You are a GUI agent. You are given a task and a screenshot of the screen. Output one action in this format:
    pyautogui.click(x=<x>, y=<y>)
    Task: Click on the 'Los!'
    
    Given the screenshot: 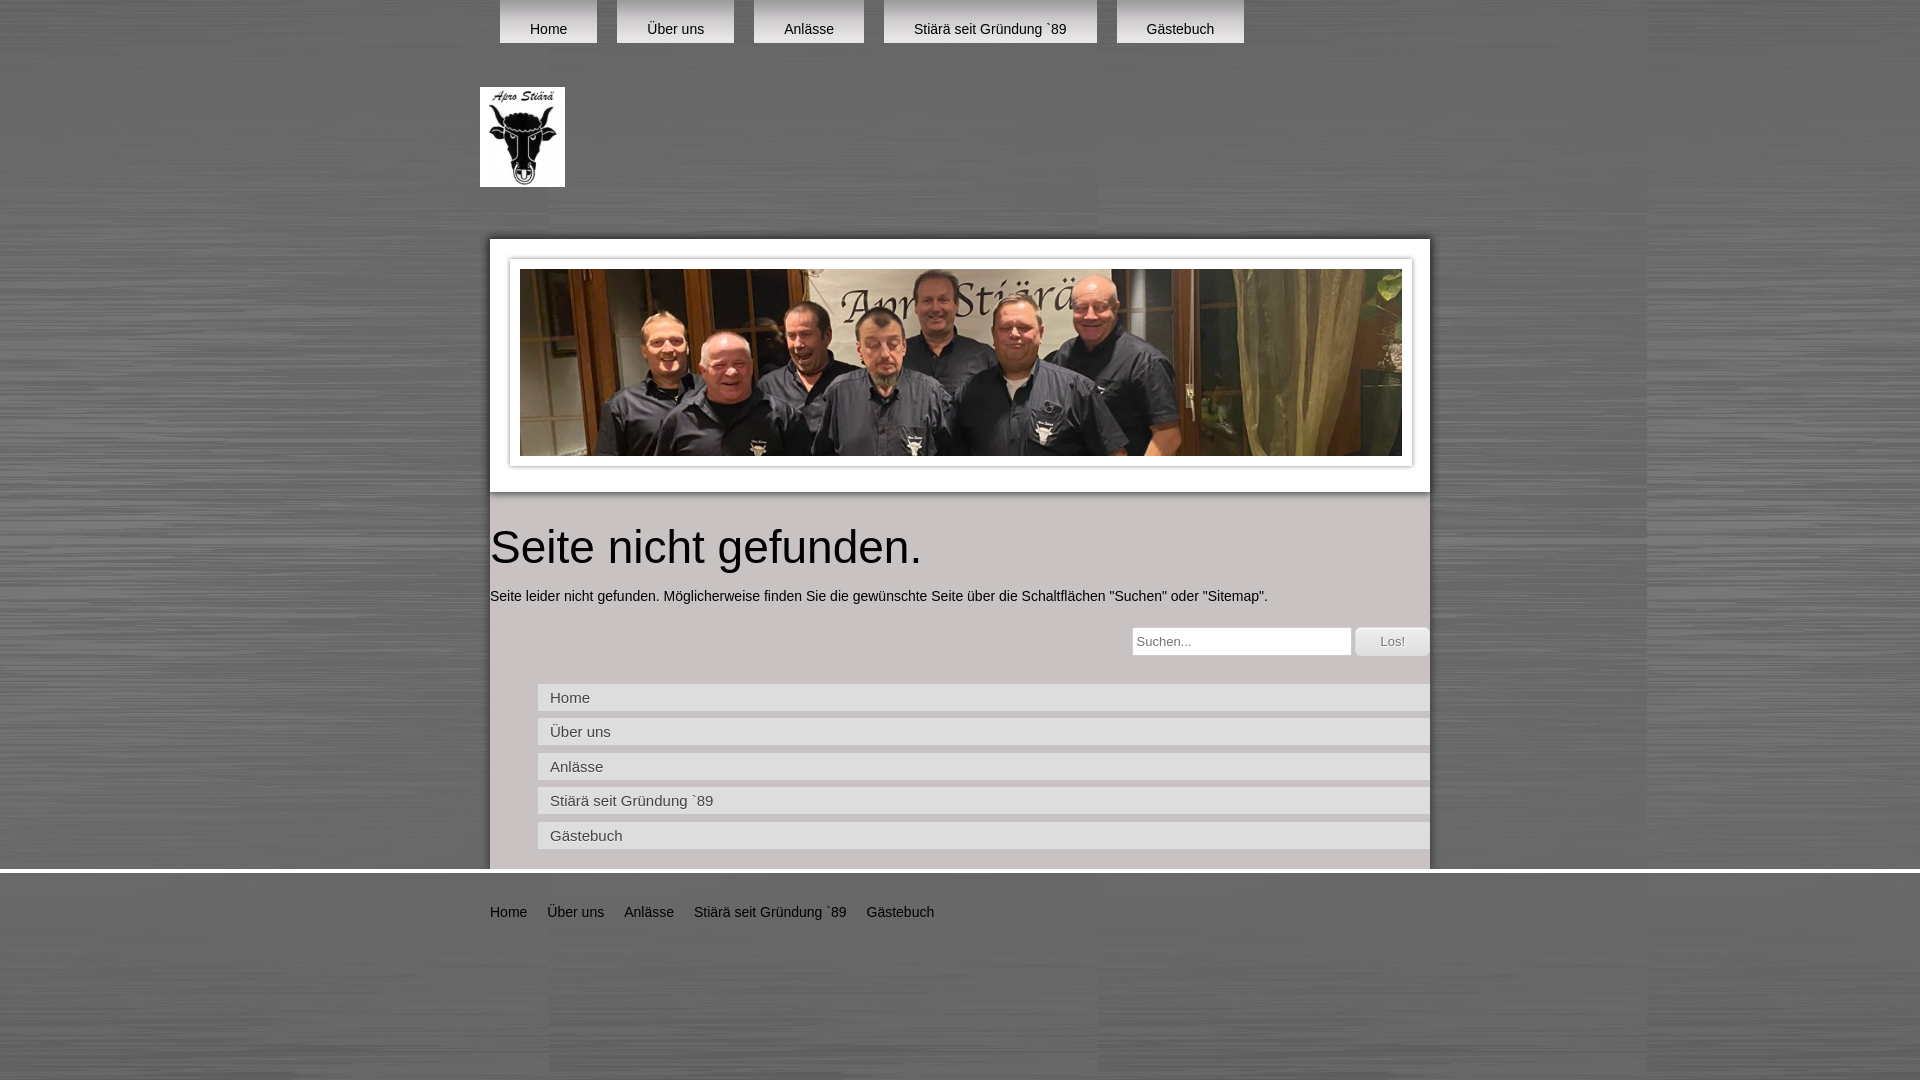 What is the action you would take?
    pyautogui.click(x=1354, y=641)
    